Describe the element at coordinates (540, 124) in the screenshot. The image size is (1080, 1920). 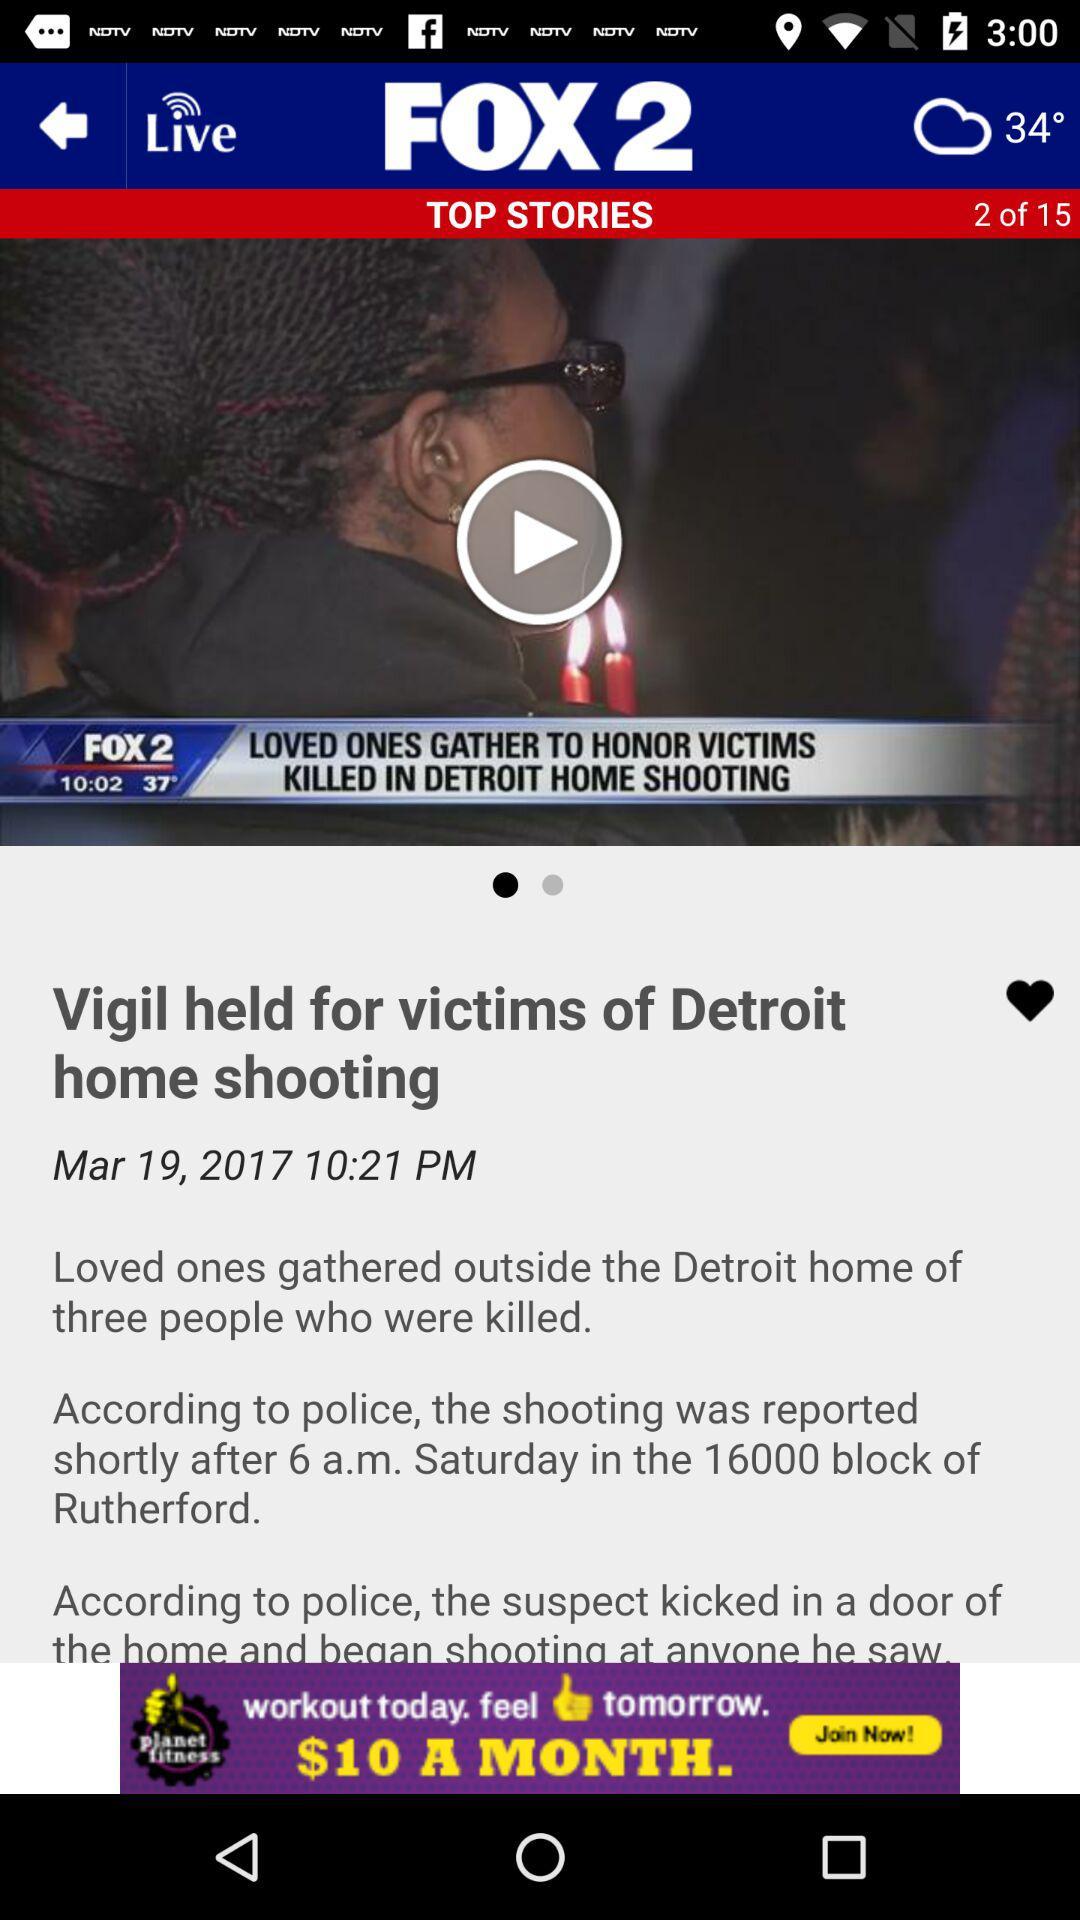
I see `live fox` at that location.